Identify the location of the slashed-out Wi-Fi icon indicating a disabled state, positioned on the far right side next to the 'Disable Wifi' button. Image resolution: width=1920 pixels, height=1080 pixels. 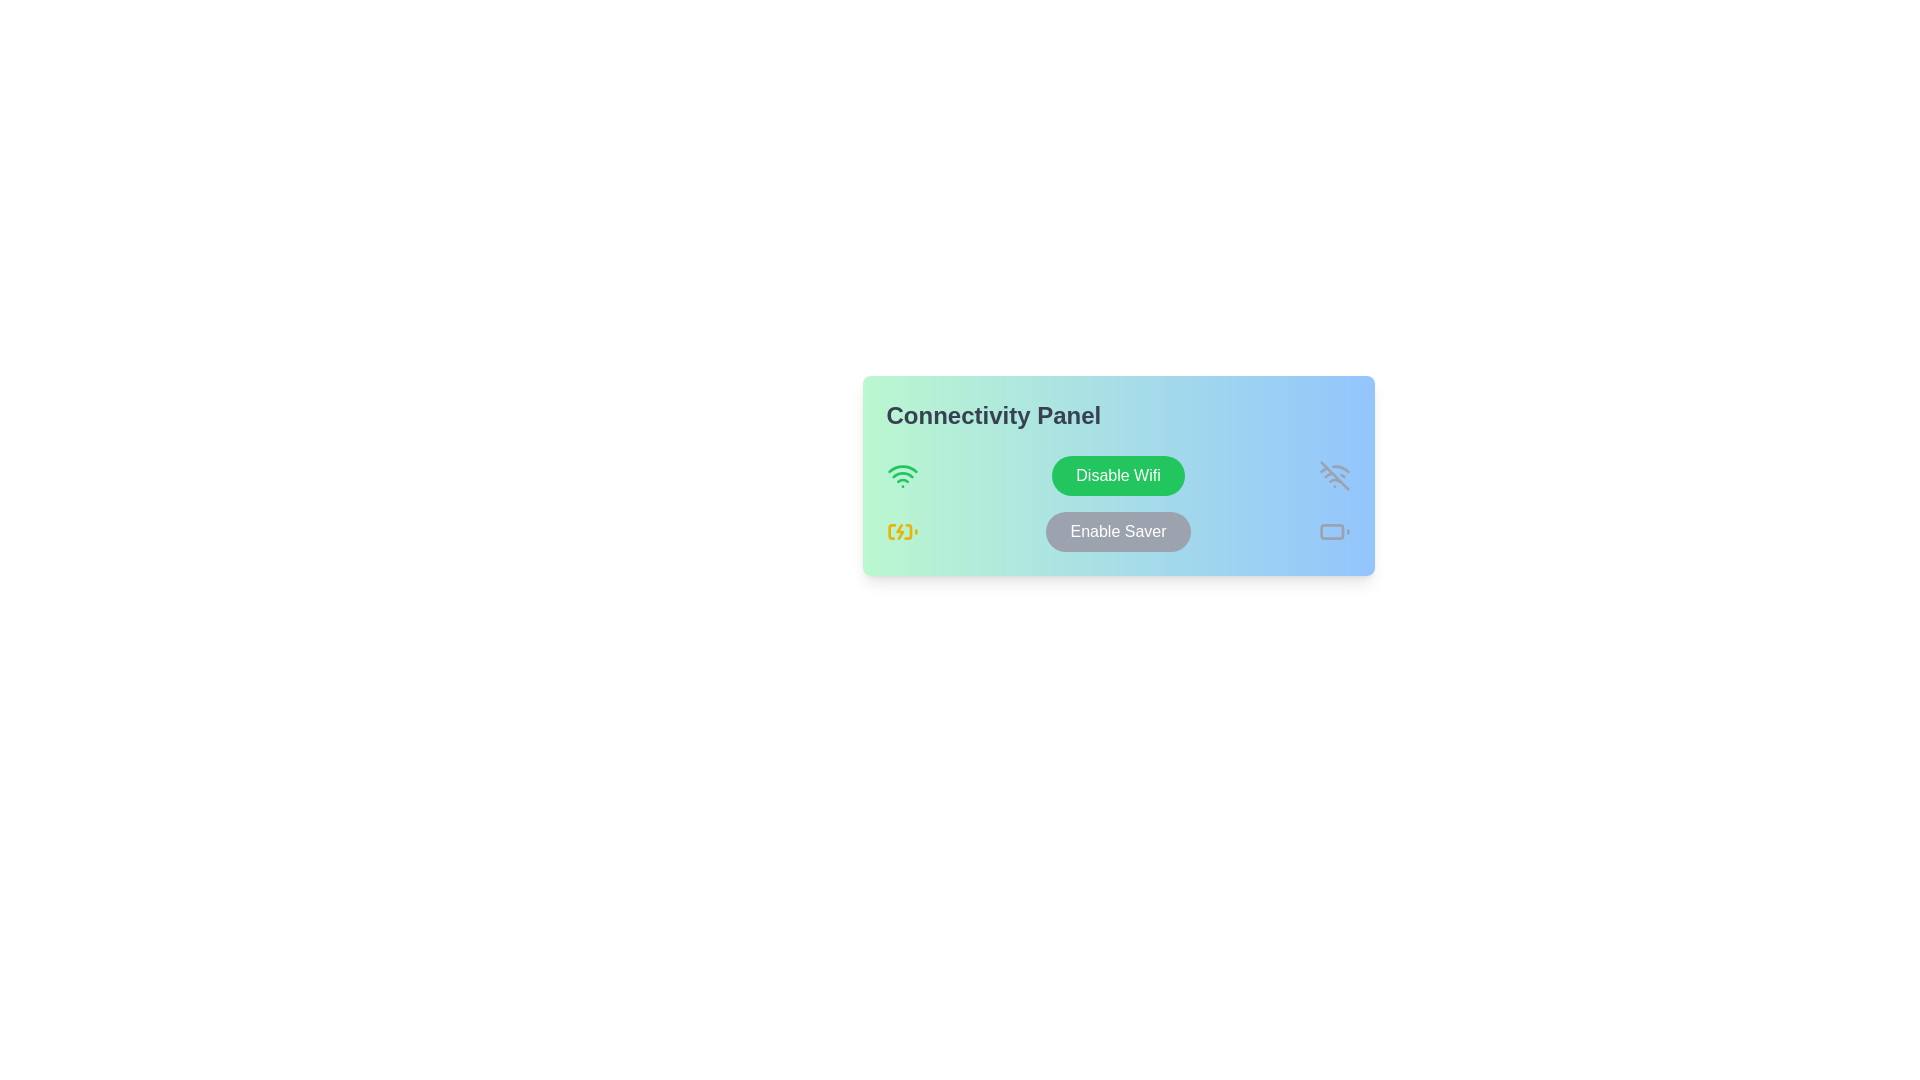
(1334, 475).